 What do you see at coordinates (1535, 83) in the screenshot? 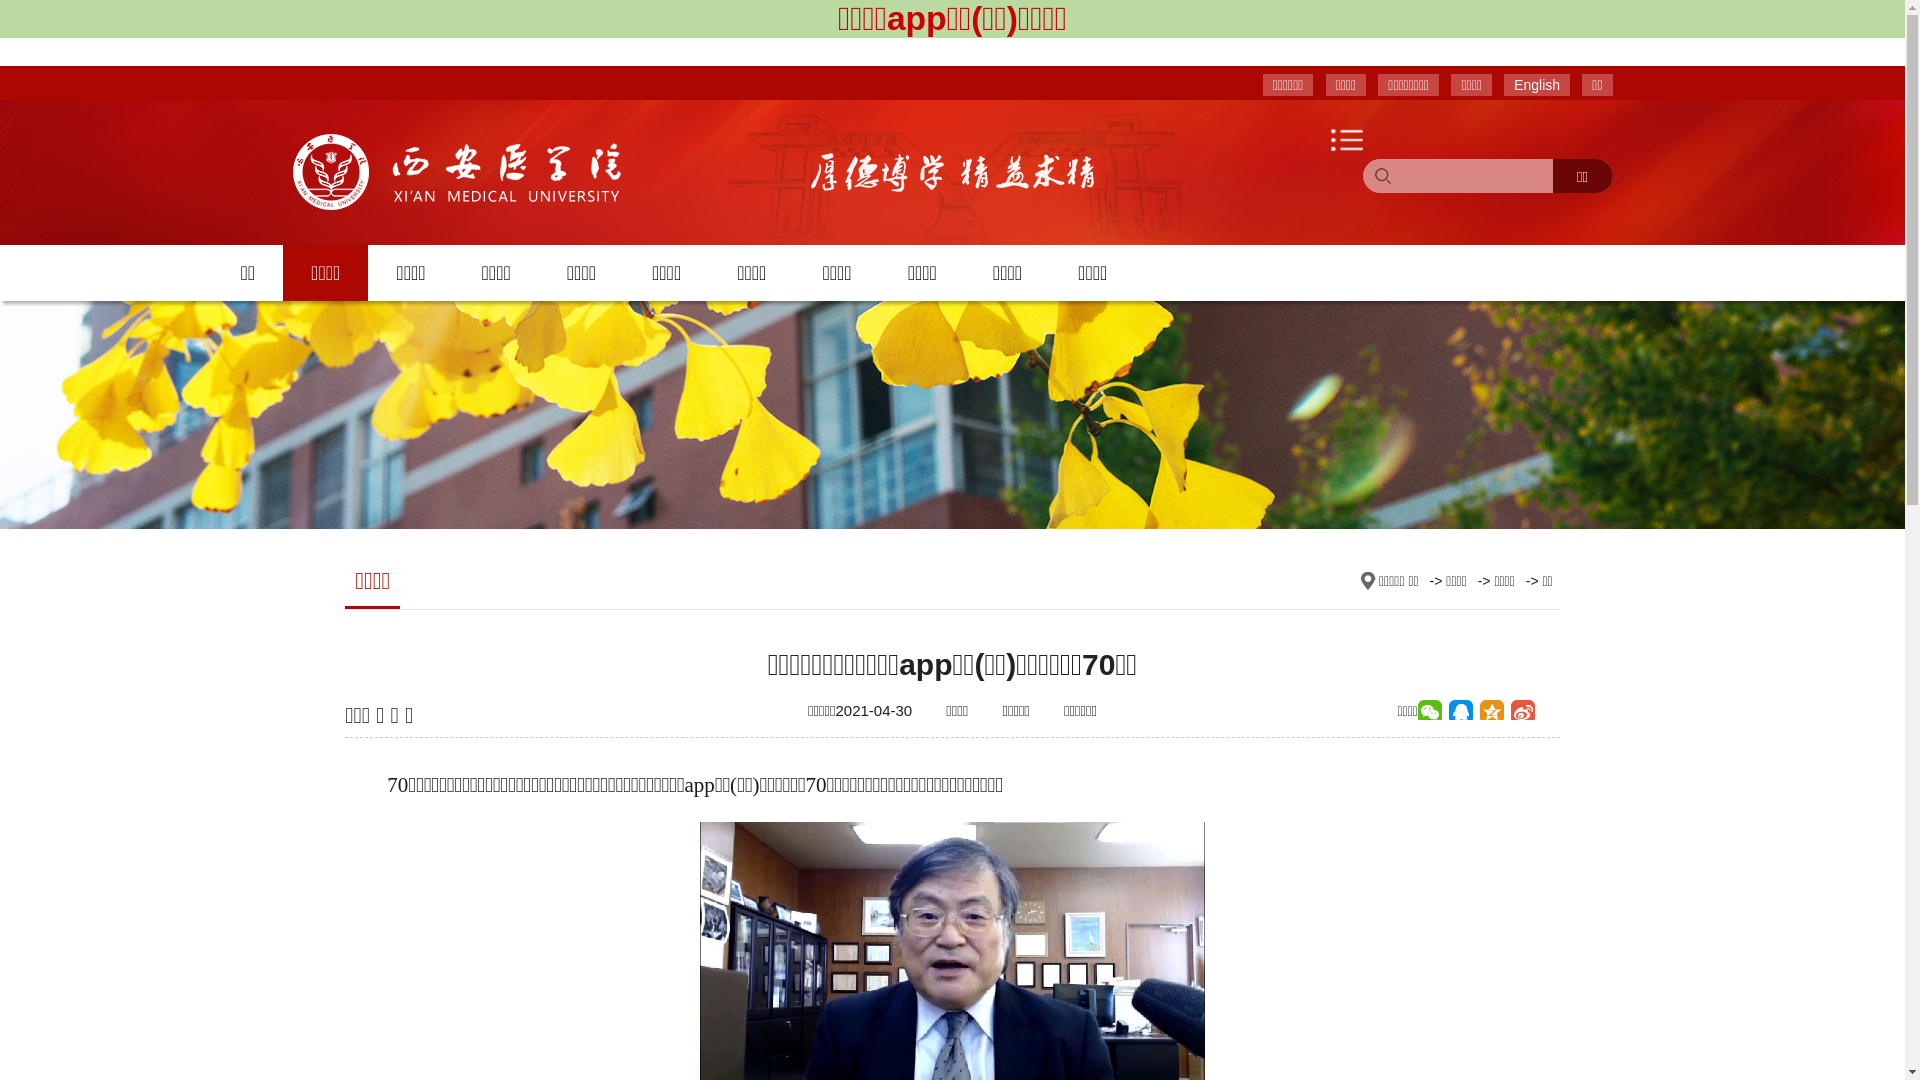
I see `'English'` at bounding box center [1535, 83].